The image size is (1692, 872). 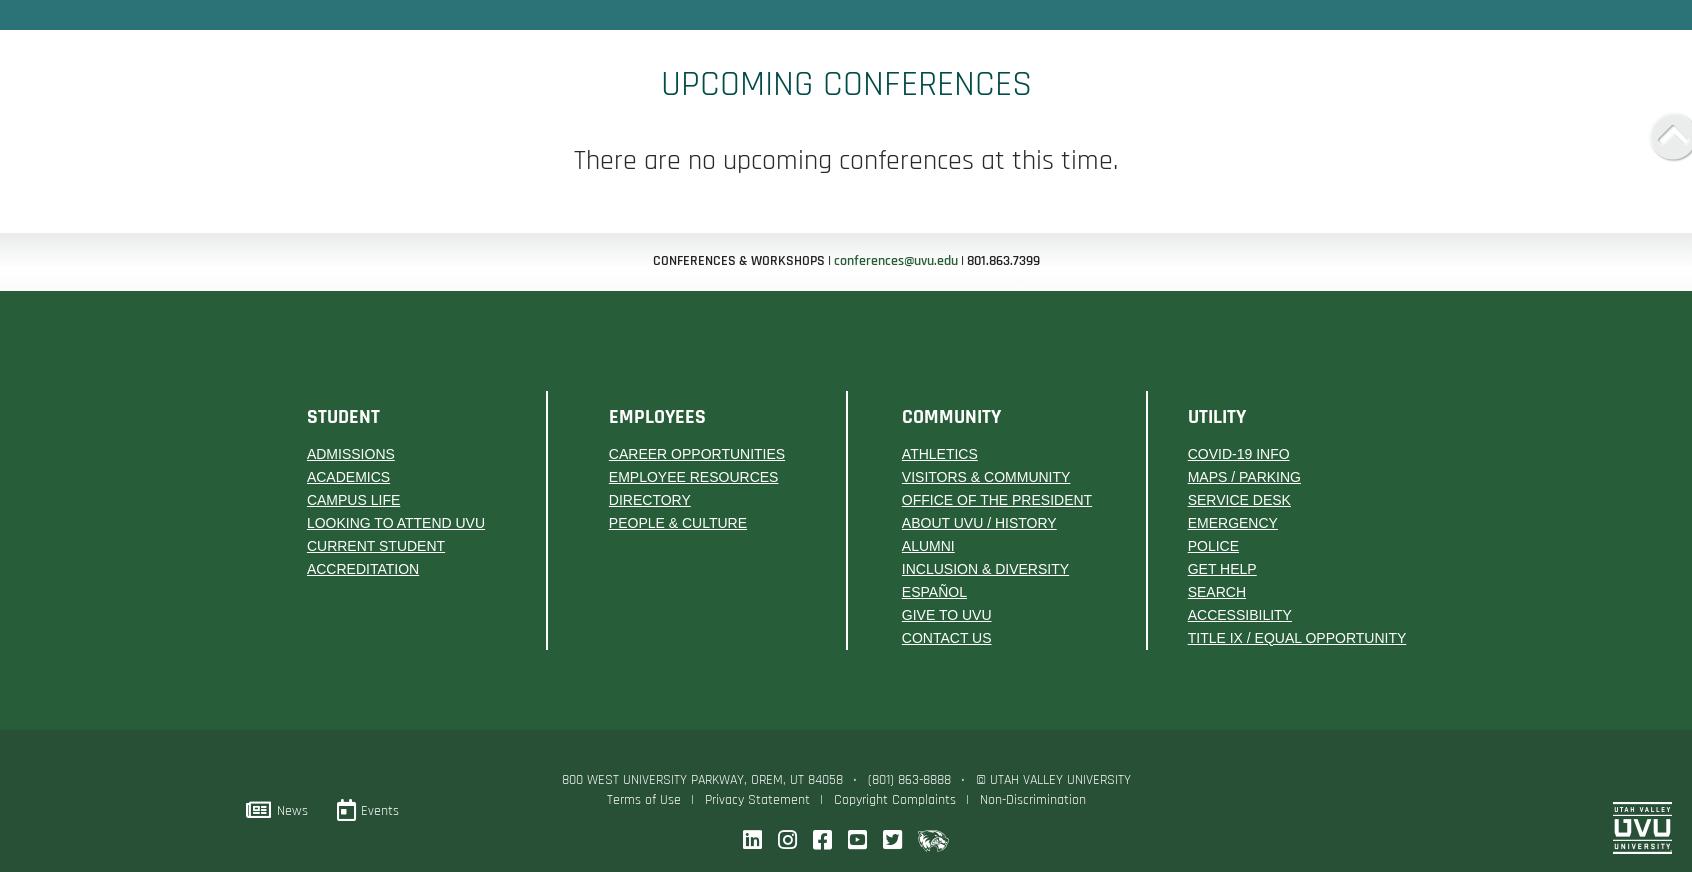 What do you see at coordinates (1001, 259) in the screenshot?
I see `'801.863.7399'` at bounding box center [1001, 259].